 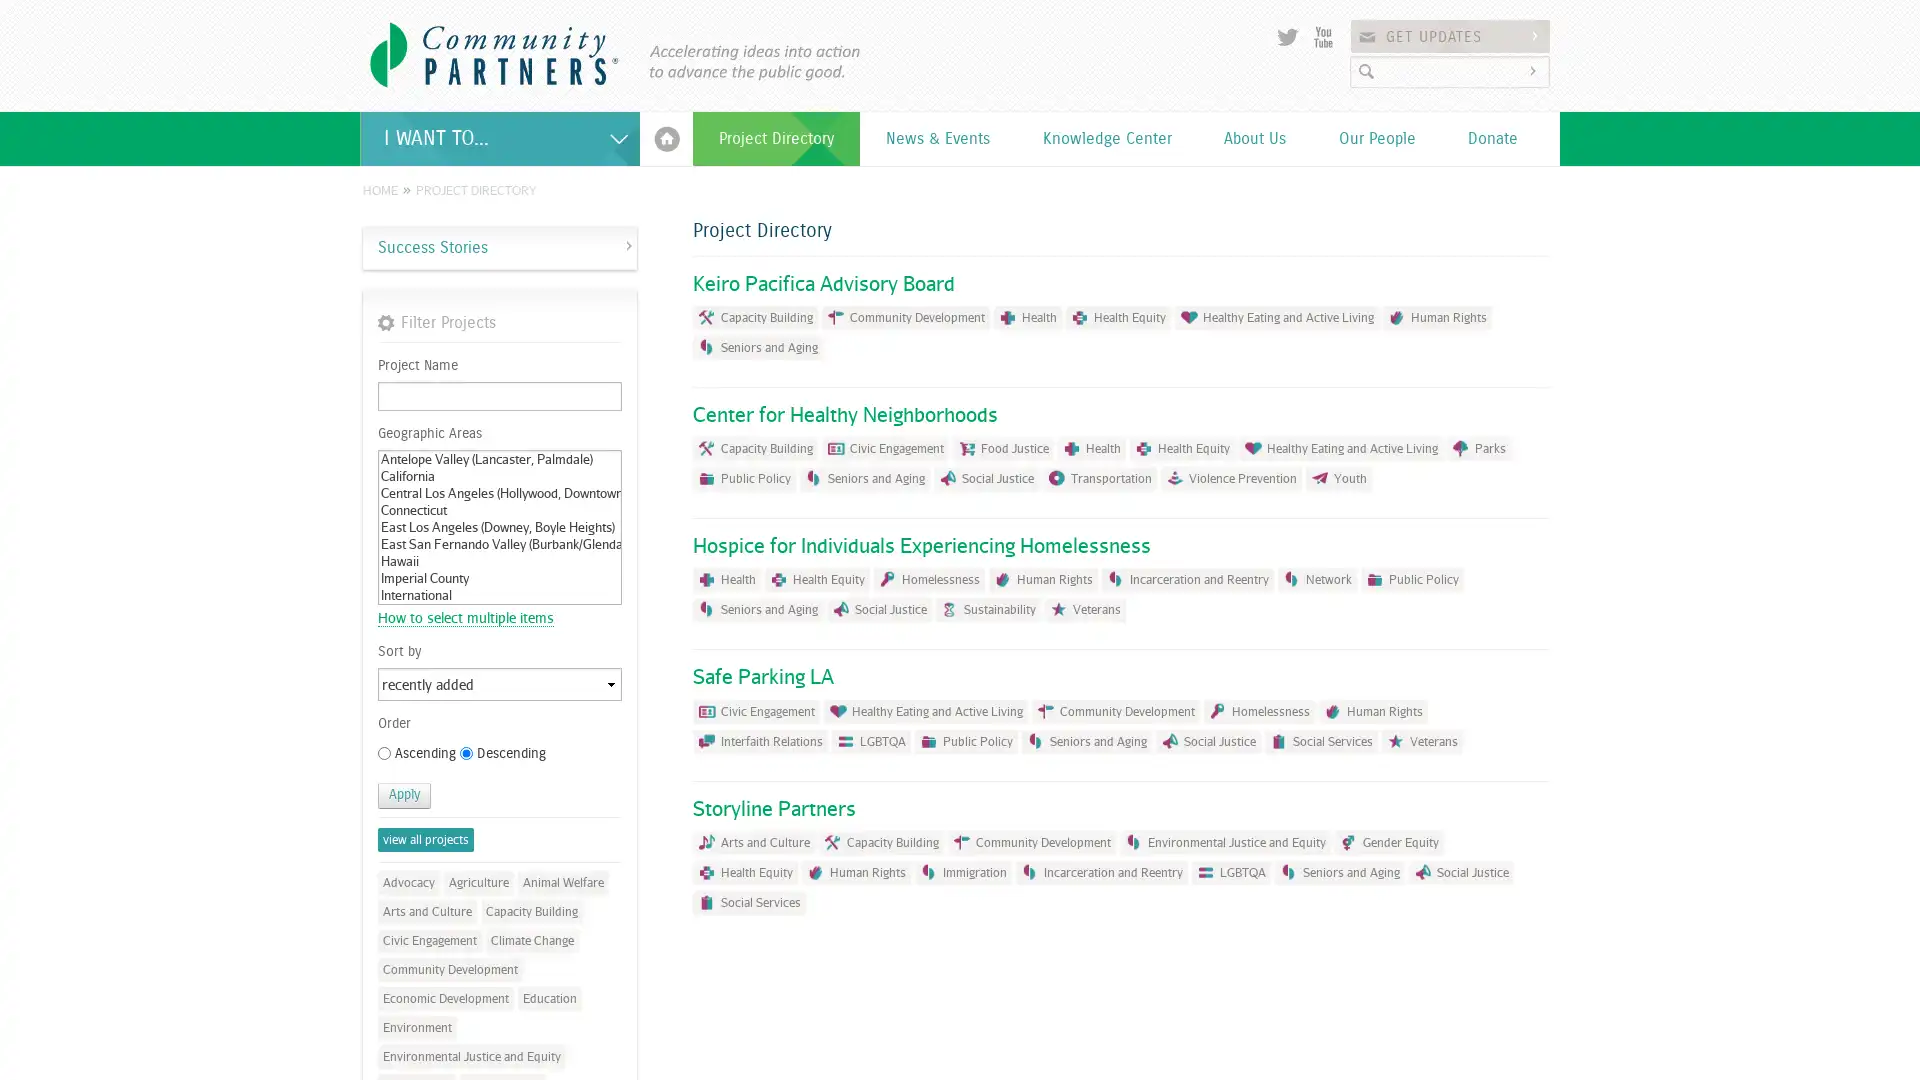 I want to click on Search, so click(x=1535, y=70).